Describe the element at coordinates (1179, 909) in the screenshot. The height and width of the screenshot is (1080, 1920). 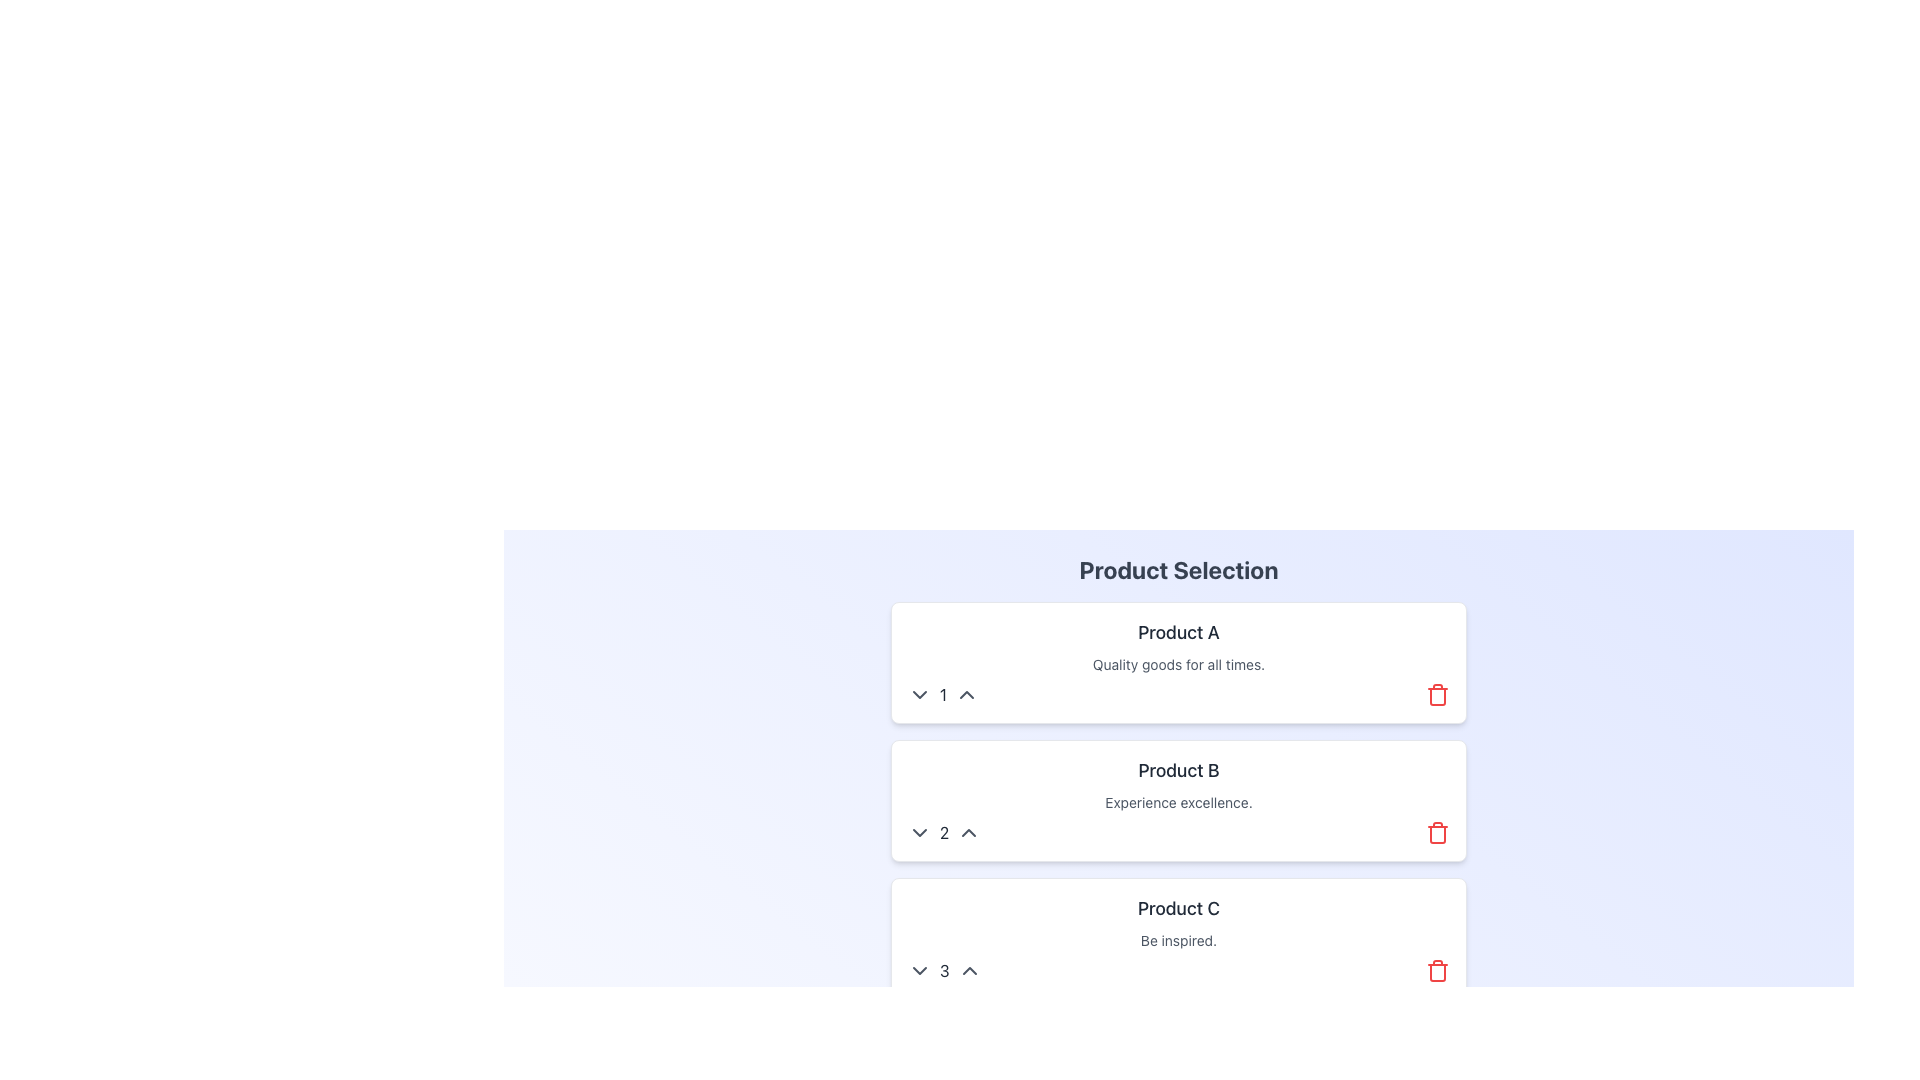
I see `the text label that identifies the product title in the third card under 'Product Selection'` at that location.